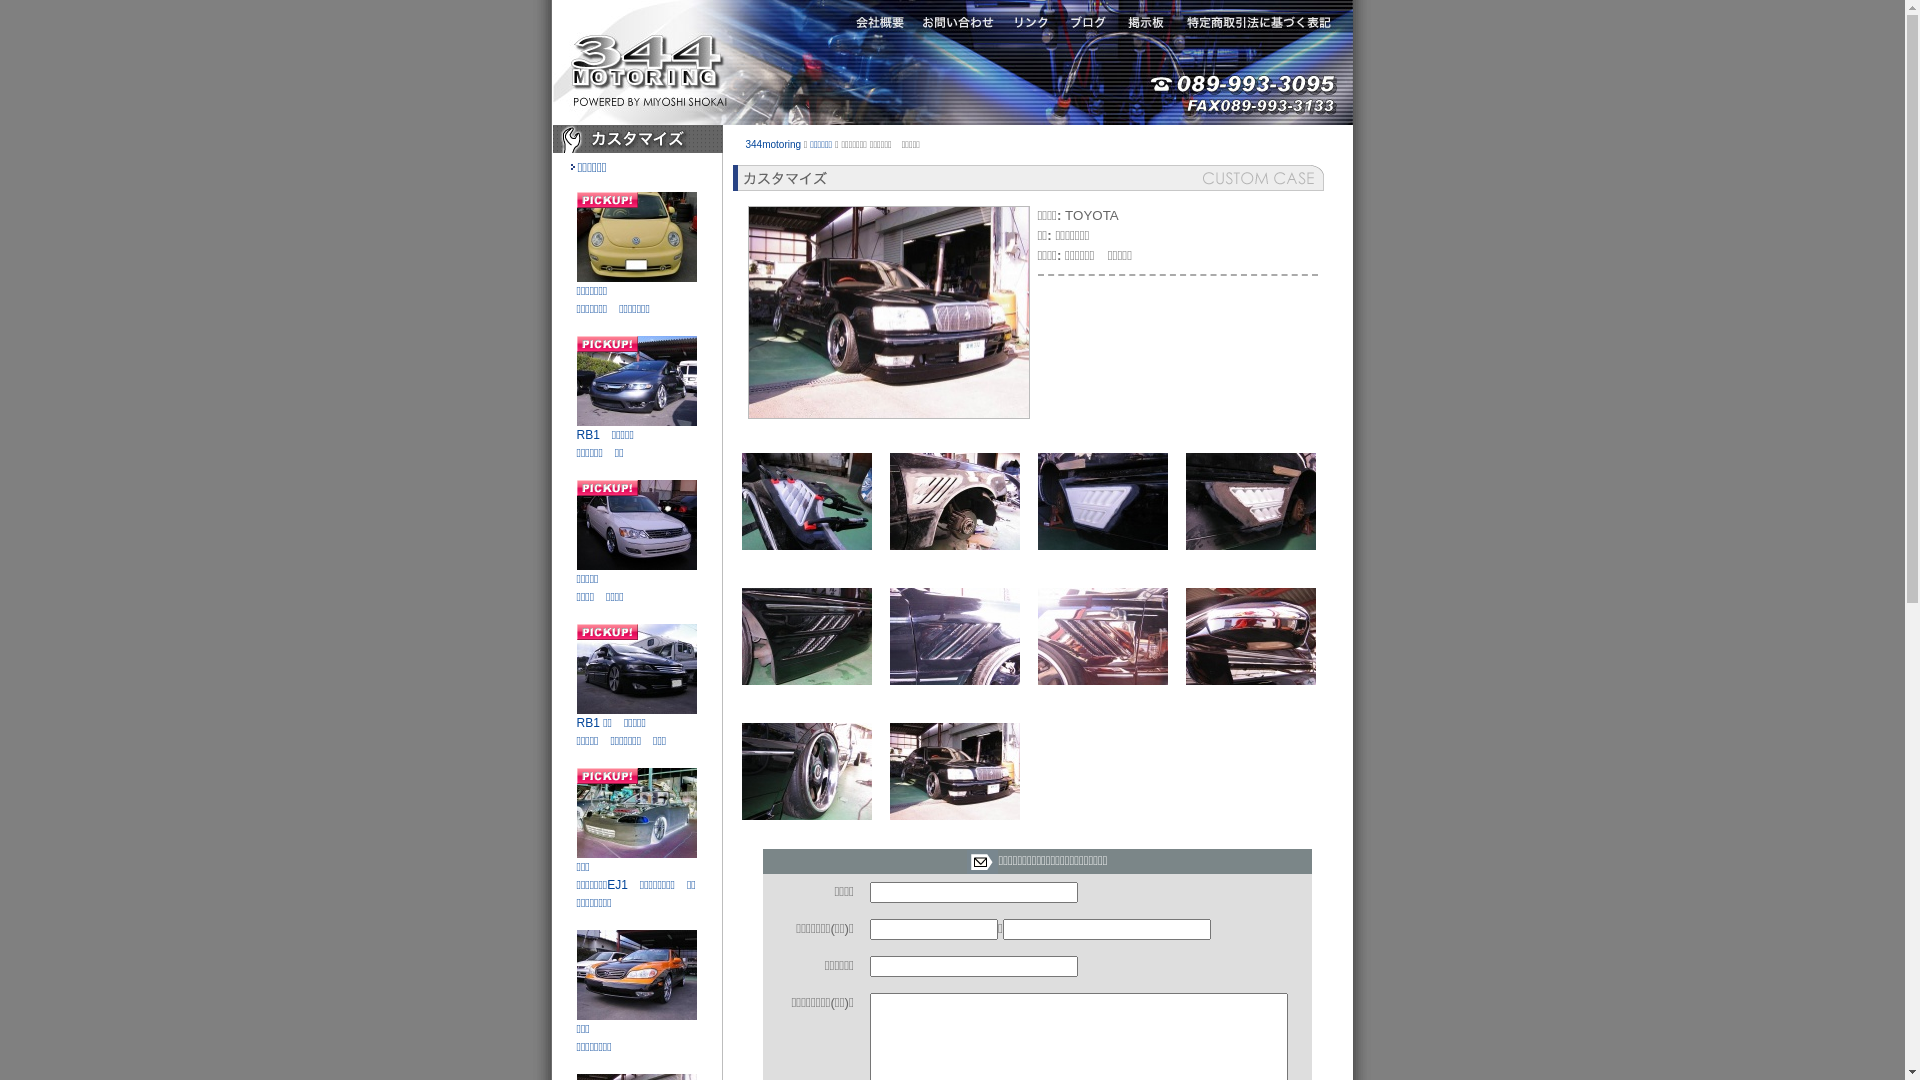  I want to click on '344motoring', so click(772, 143).